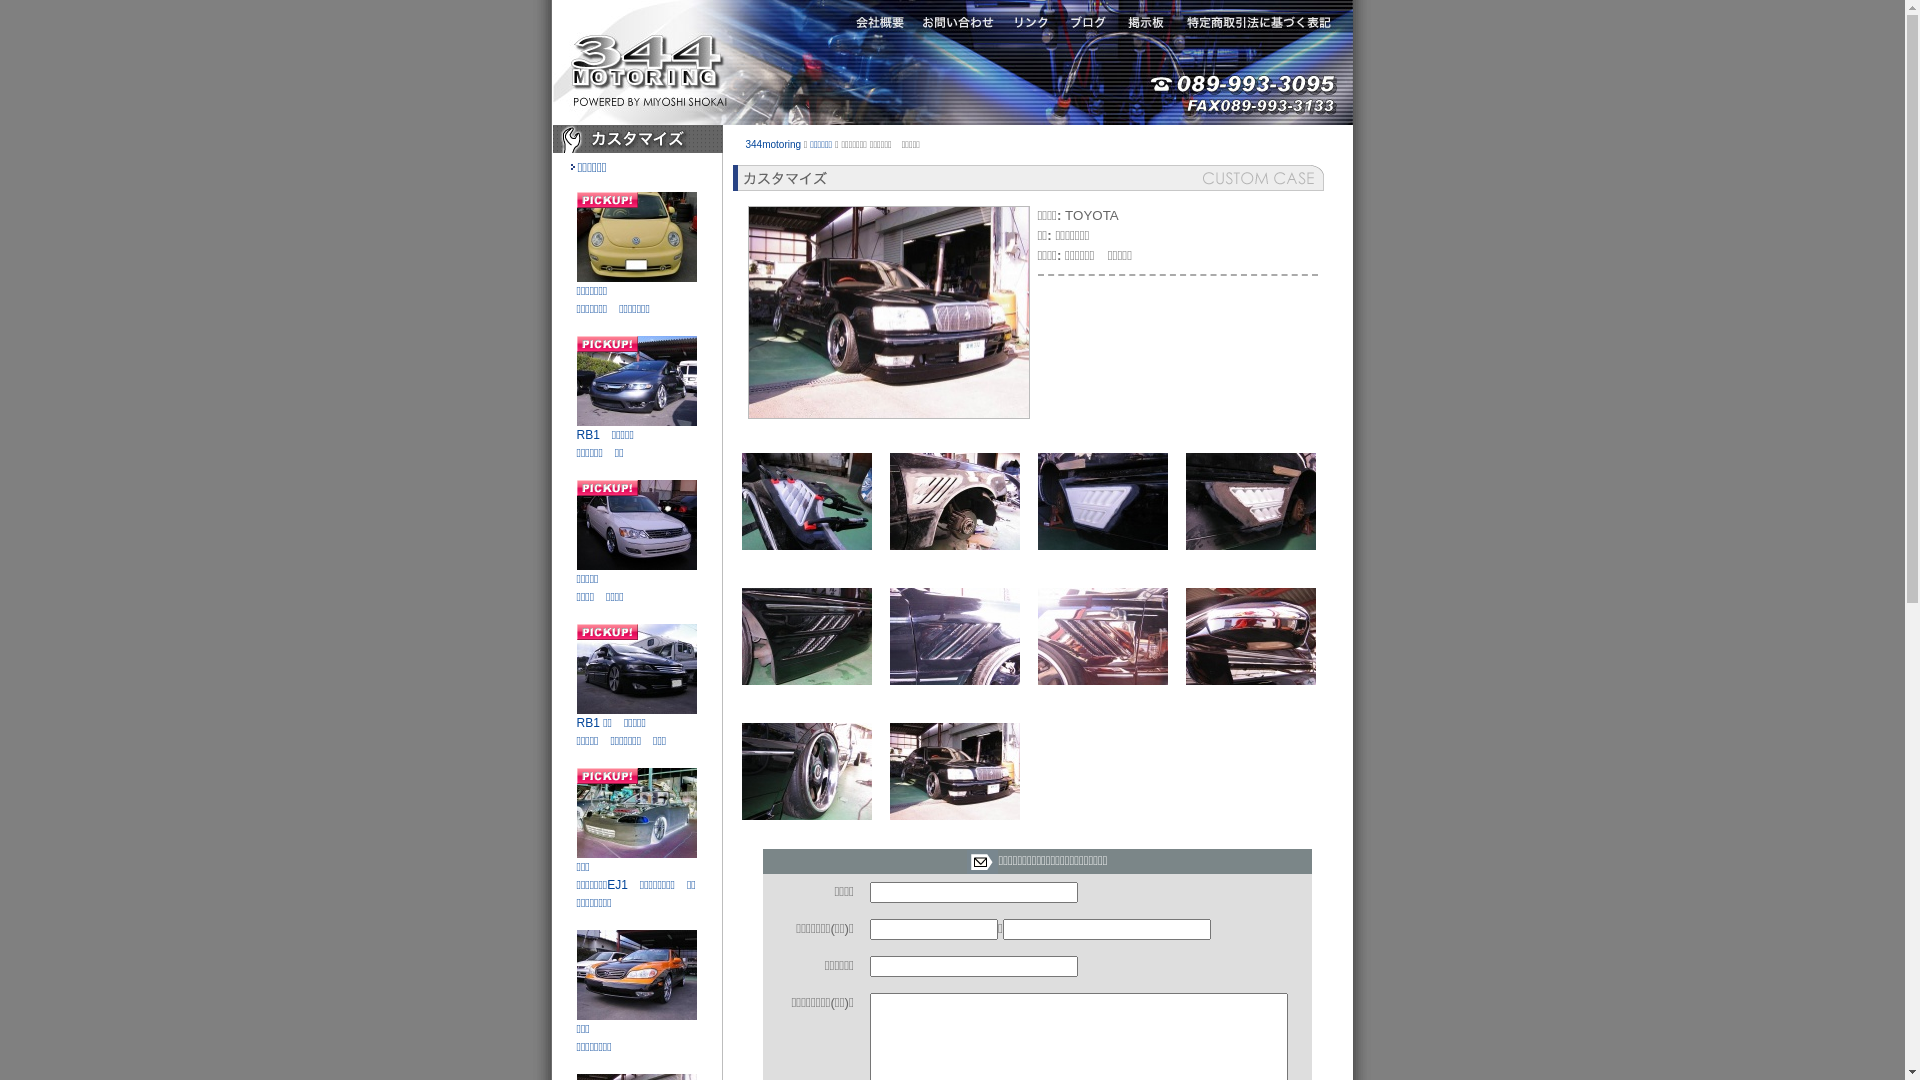  I want to click on '344motoring', so click(772, 143).